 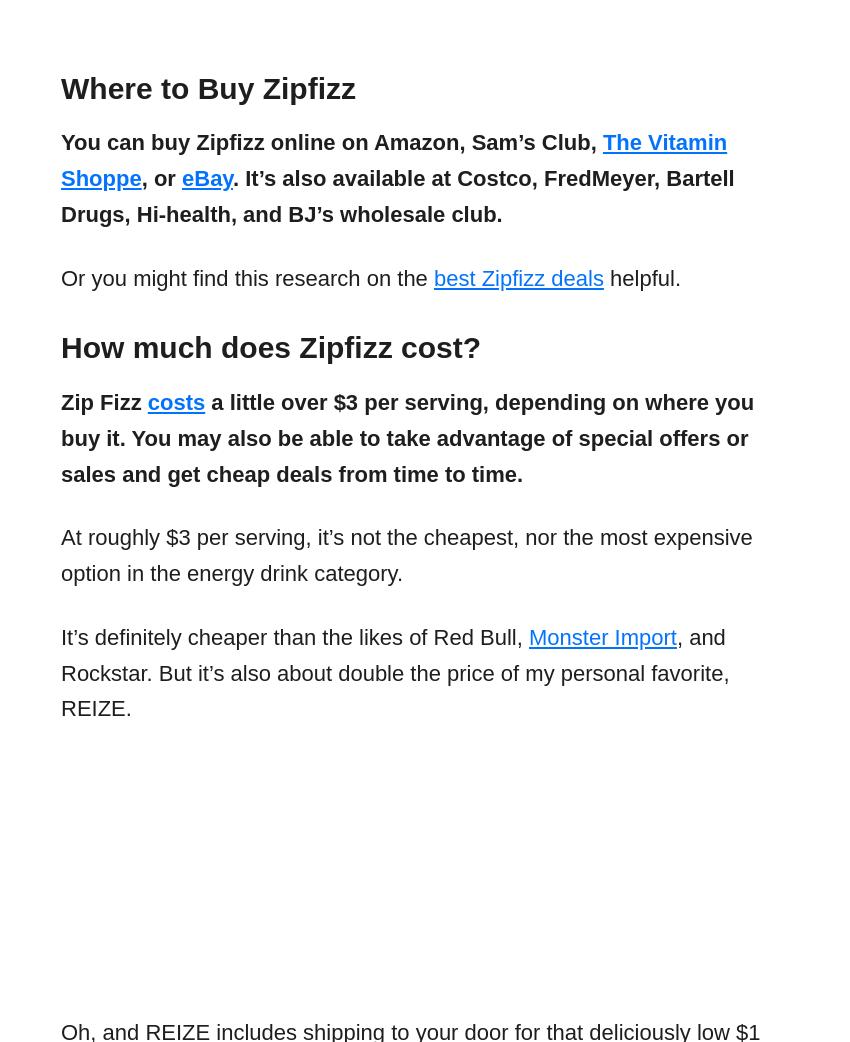 I want to click on 'Zip Fizz', so click(x=103, y=401).